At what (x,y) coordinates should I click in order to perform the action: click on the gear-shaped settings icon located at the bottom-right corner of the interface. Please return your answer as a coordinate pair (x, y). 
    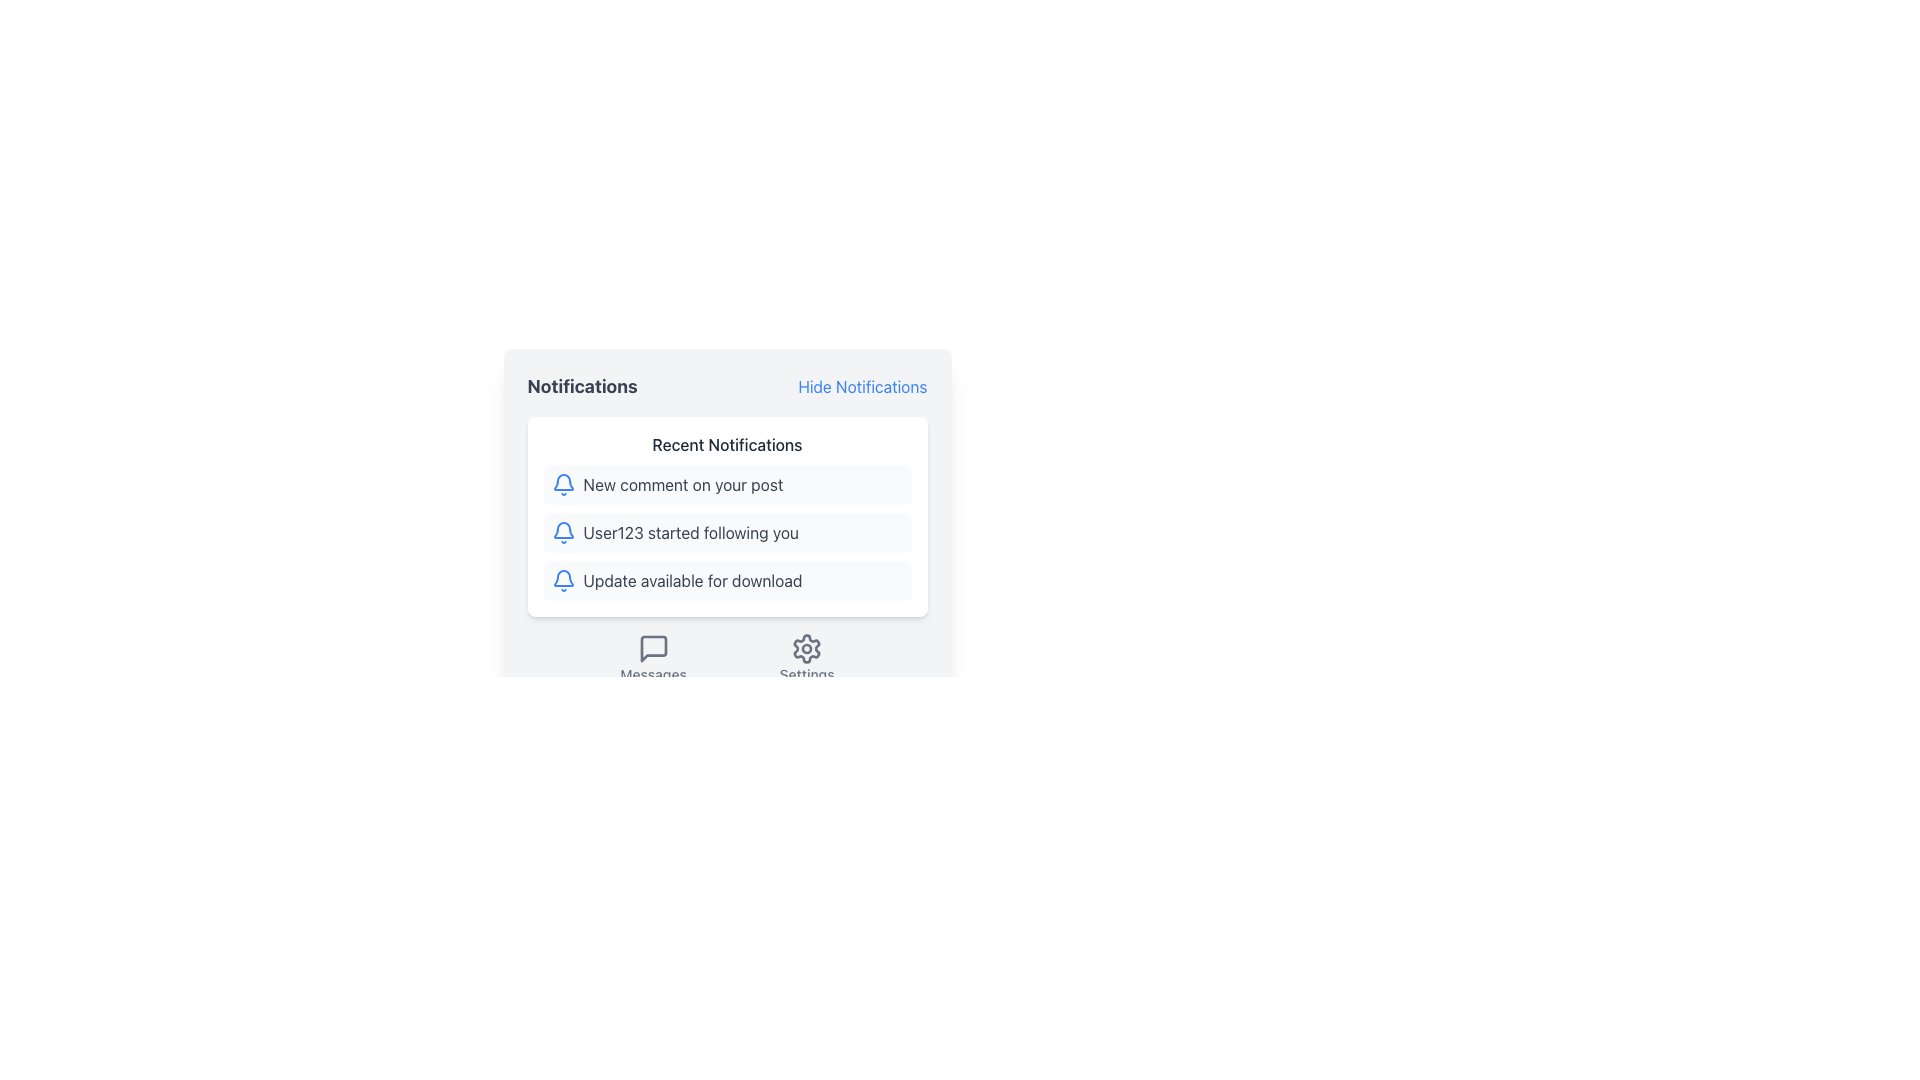
    Looking at the image, I should click on (807, 648).